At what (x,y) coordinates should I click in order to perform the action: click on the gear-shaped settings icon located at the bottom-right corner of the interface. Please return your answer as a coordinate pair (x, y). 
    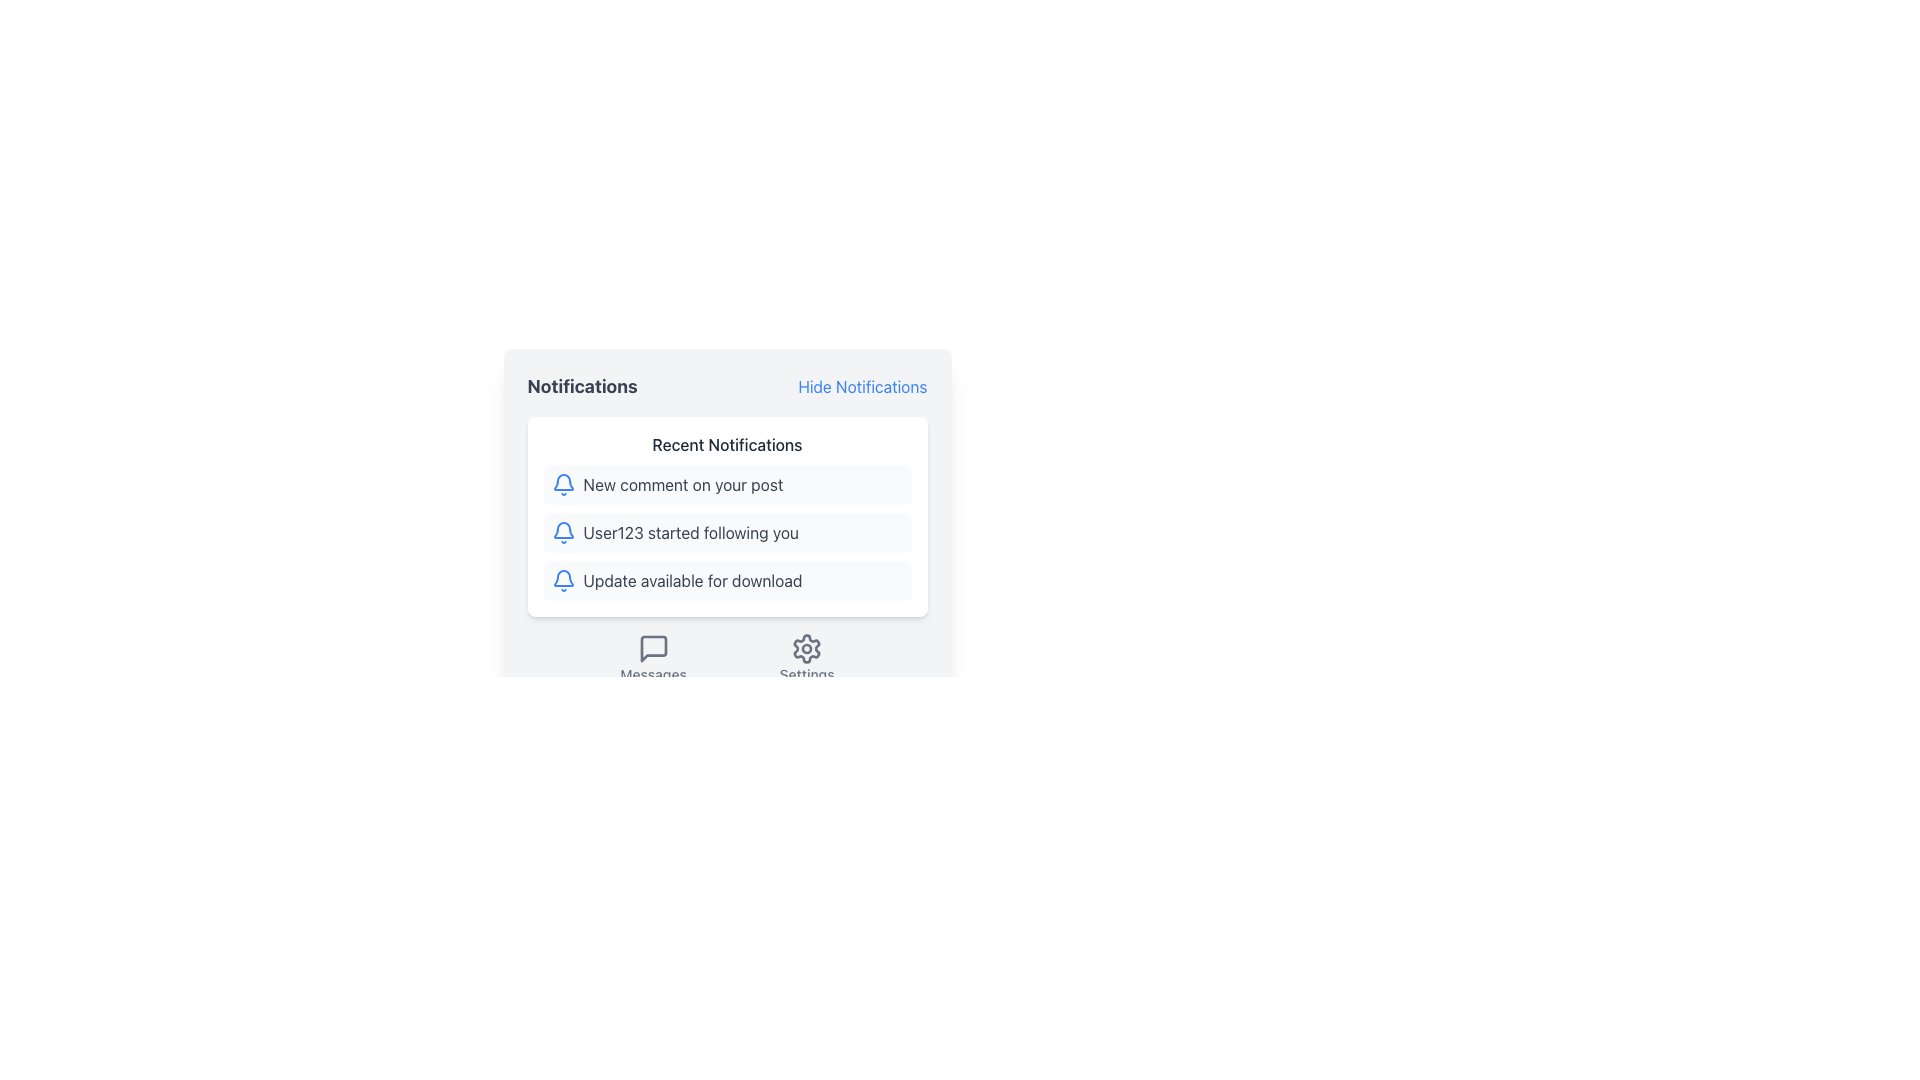
    Looking at the image, I should click on (807, 648).